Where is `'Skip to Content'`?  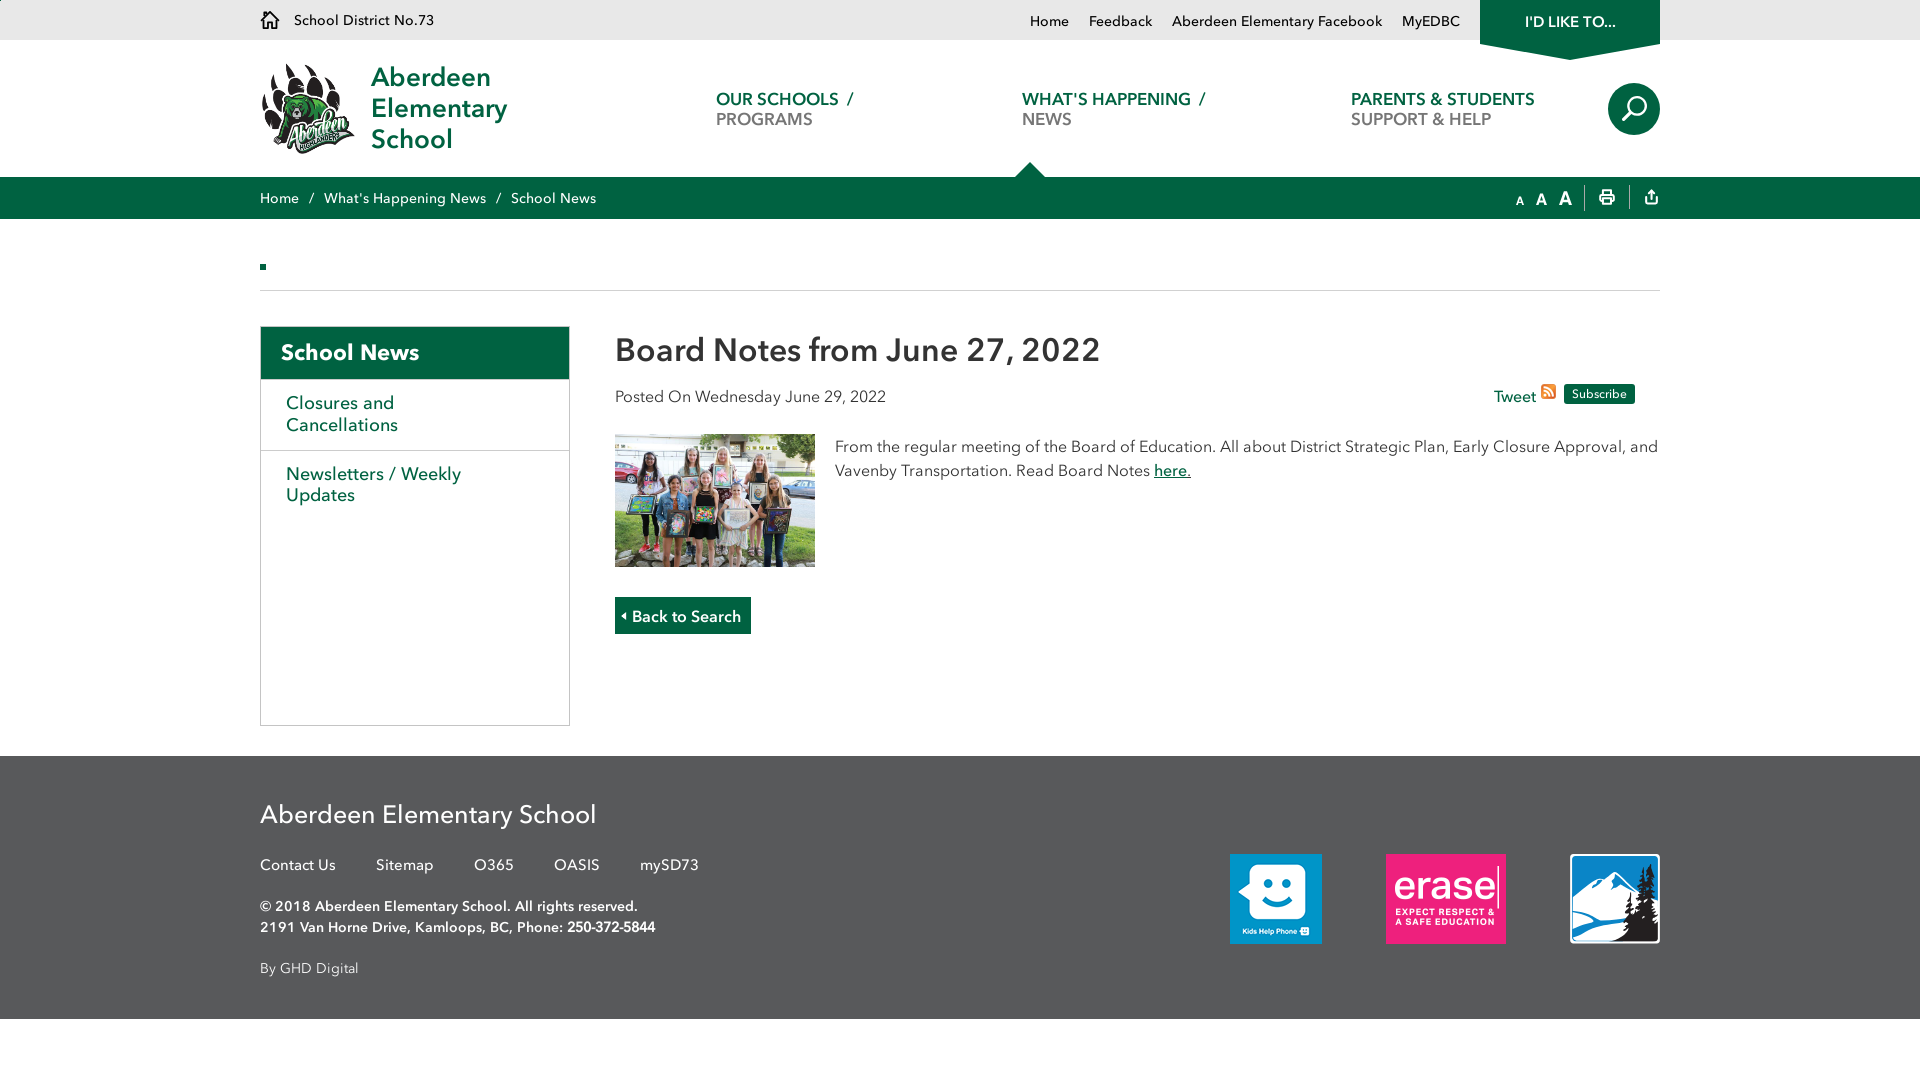 'Skip to Content' is located at coordinates (0, 0).